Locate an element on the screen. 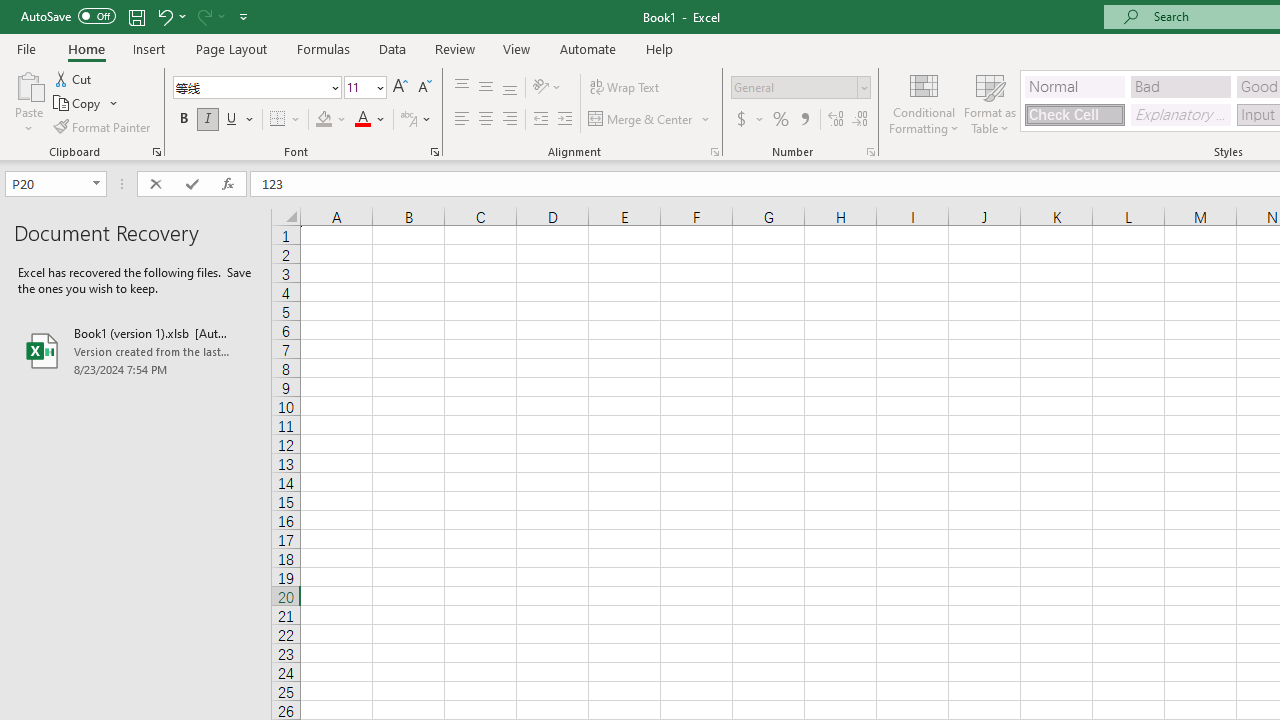 The height and width of the screenshot is (720, 1280). 'Decrease Indent' is located at coordinates (540, 119).